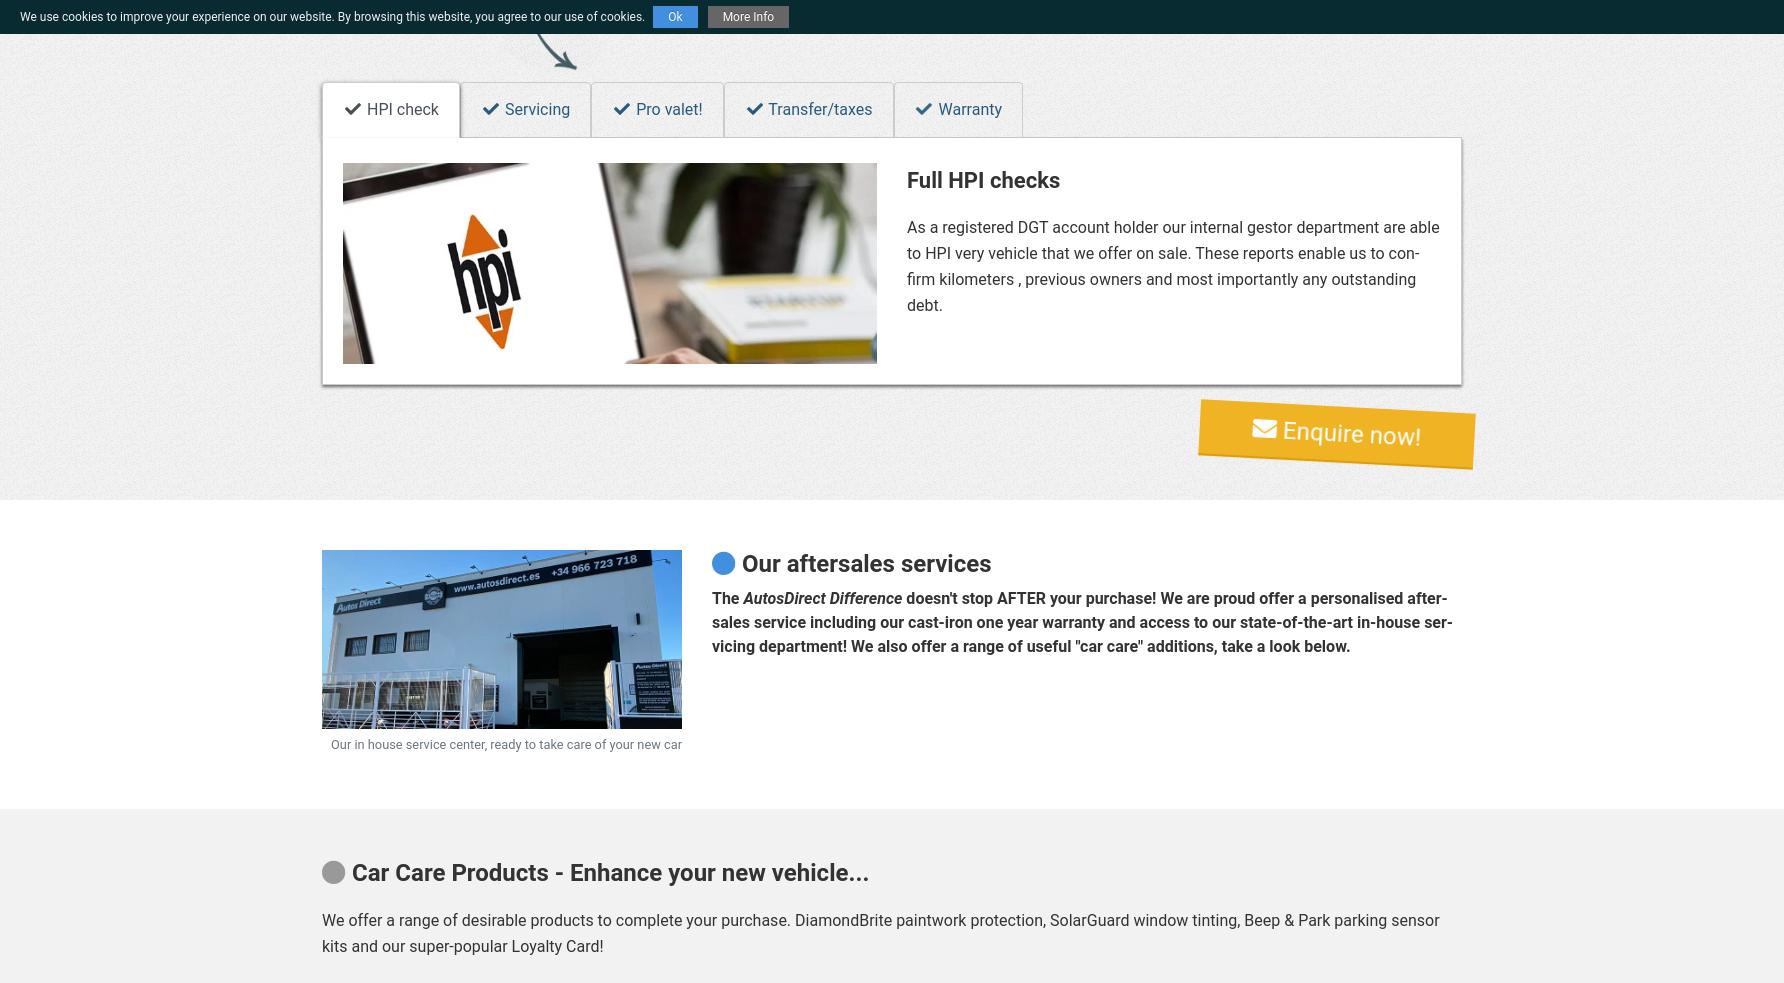 The width and height of the screenshot is (1784, 983). What do you see at coordinates (362, 108) in the screenshot?
I see `'HPI check'` at bounding box center [362, 108].